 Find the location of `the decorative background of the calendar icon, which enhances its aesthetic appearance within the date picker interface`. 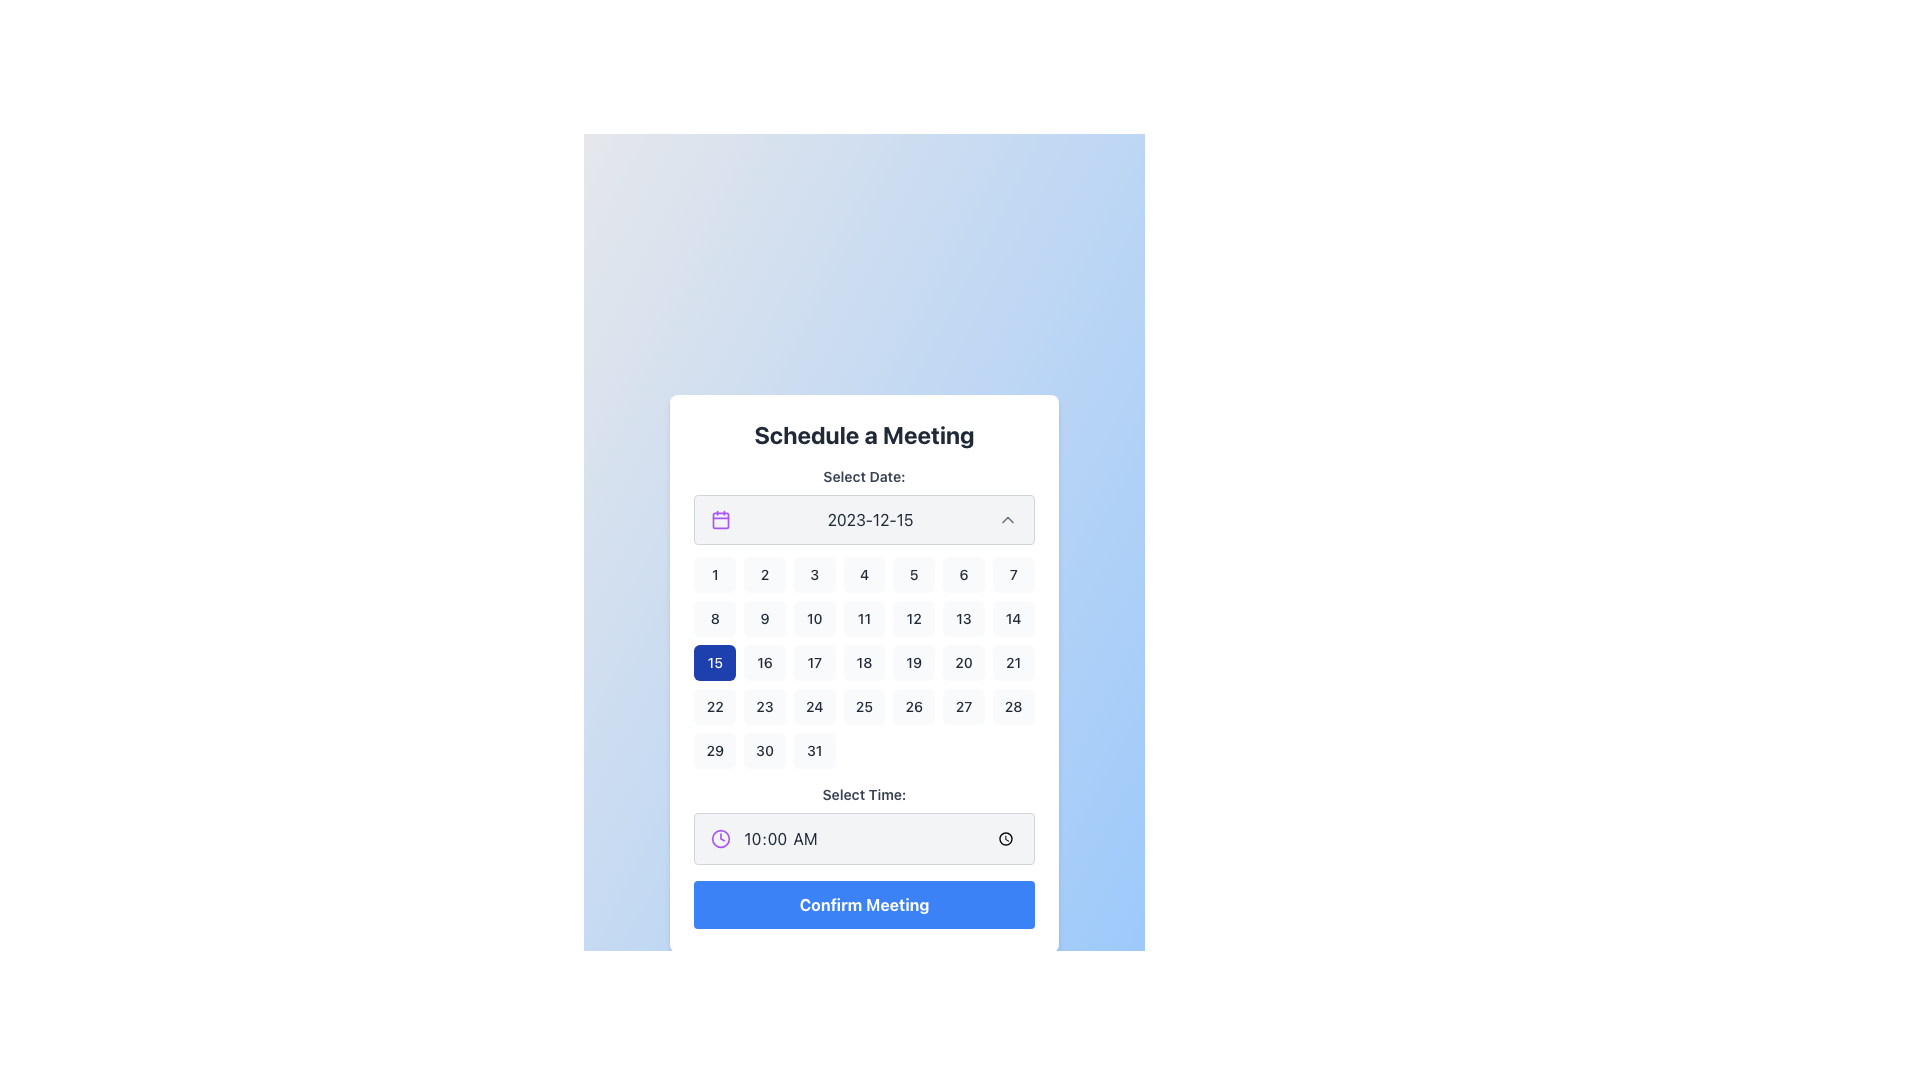

the decorative background of the calendar icon, which enhances its aesthetic appearance within the date picker interface is located at coordinates (720, 519).